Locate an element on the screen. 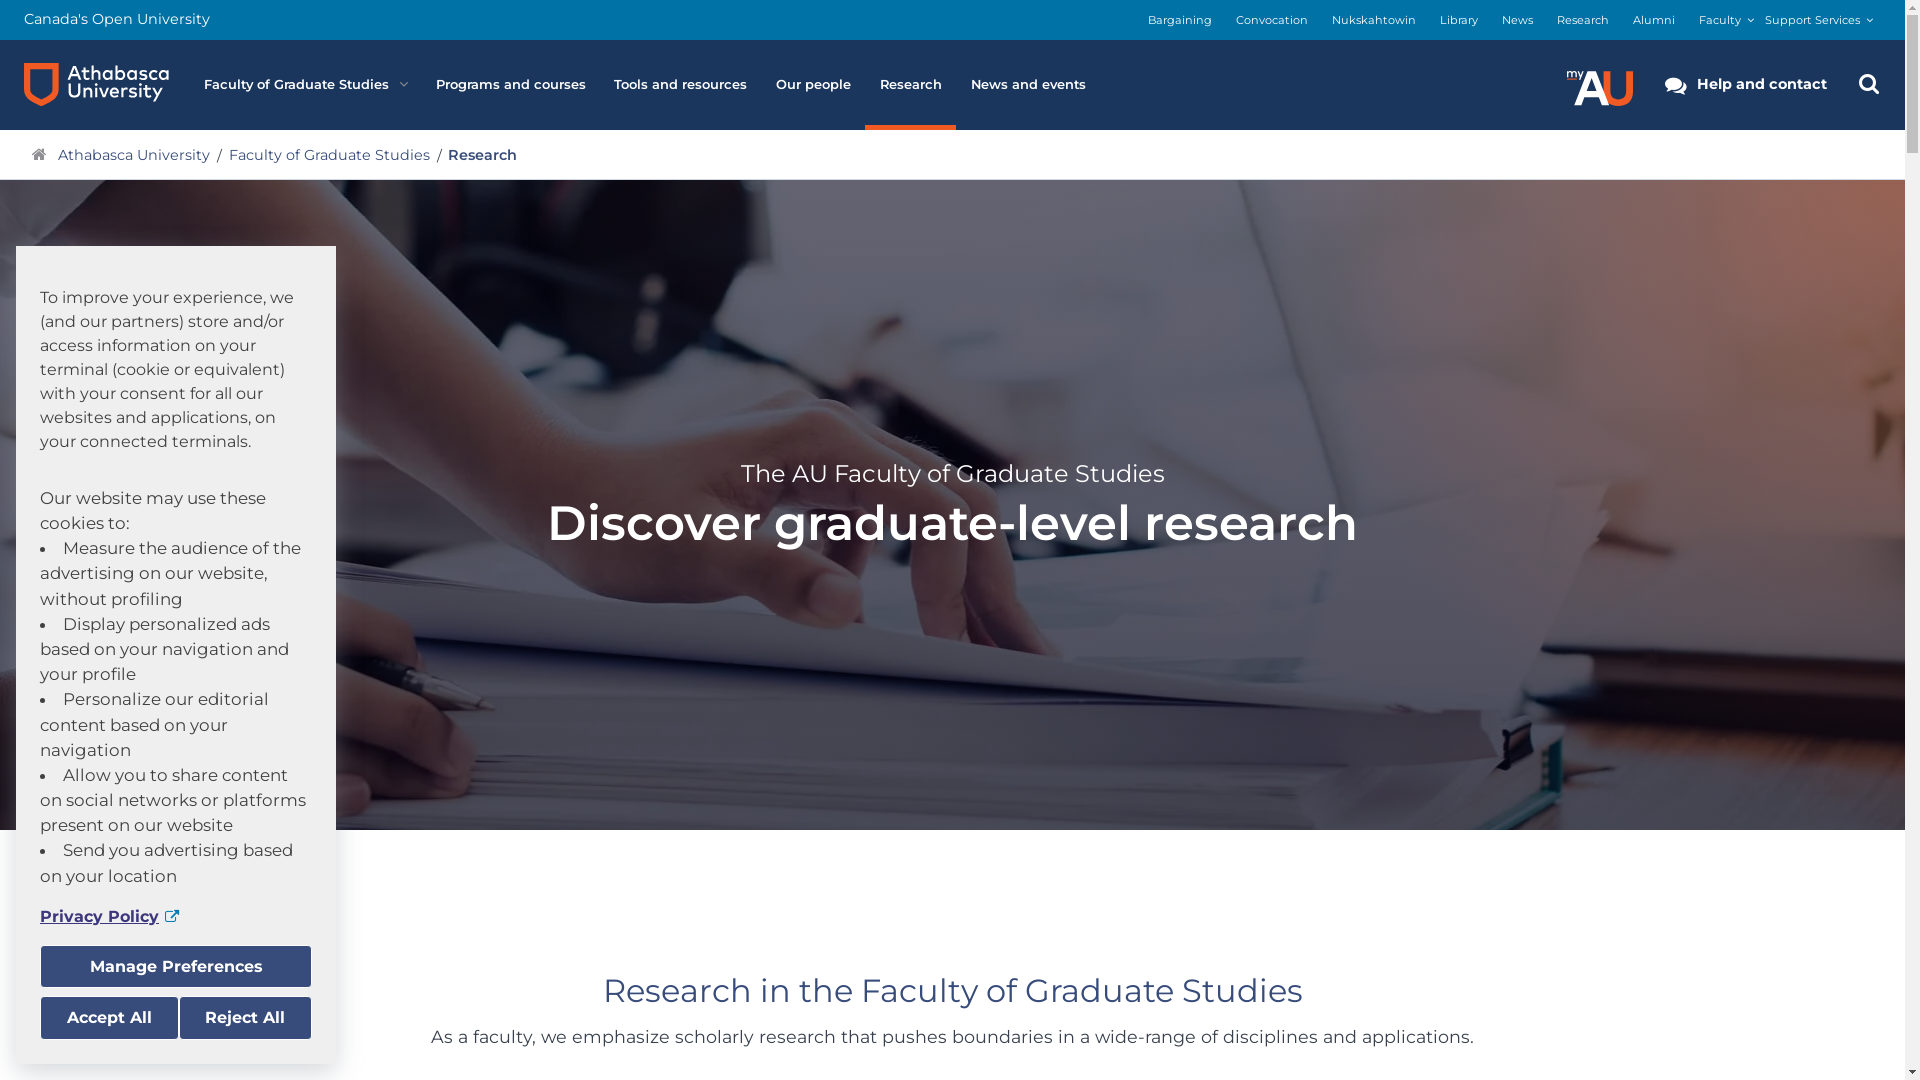 The width and height of the screenshot is (1920, 1080). 'Nukskahtowin' is located at coordinates (1372, 20).